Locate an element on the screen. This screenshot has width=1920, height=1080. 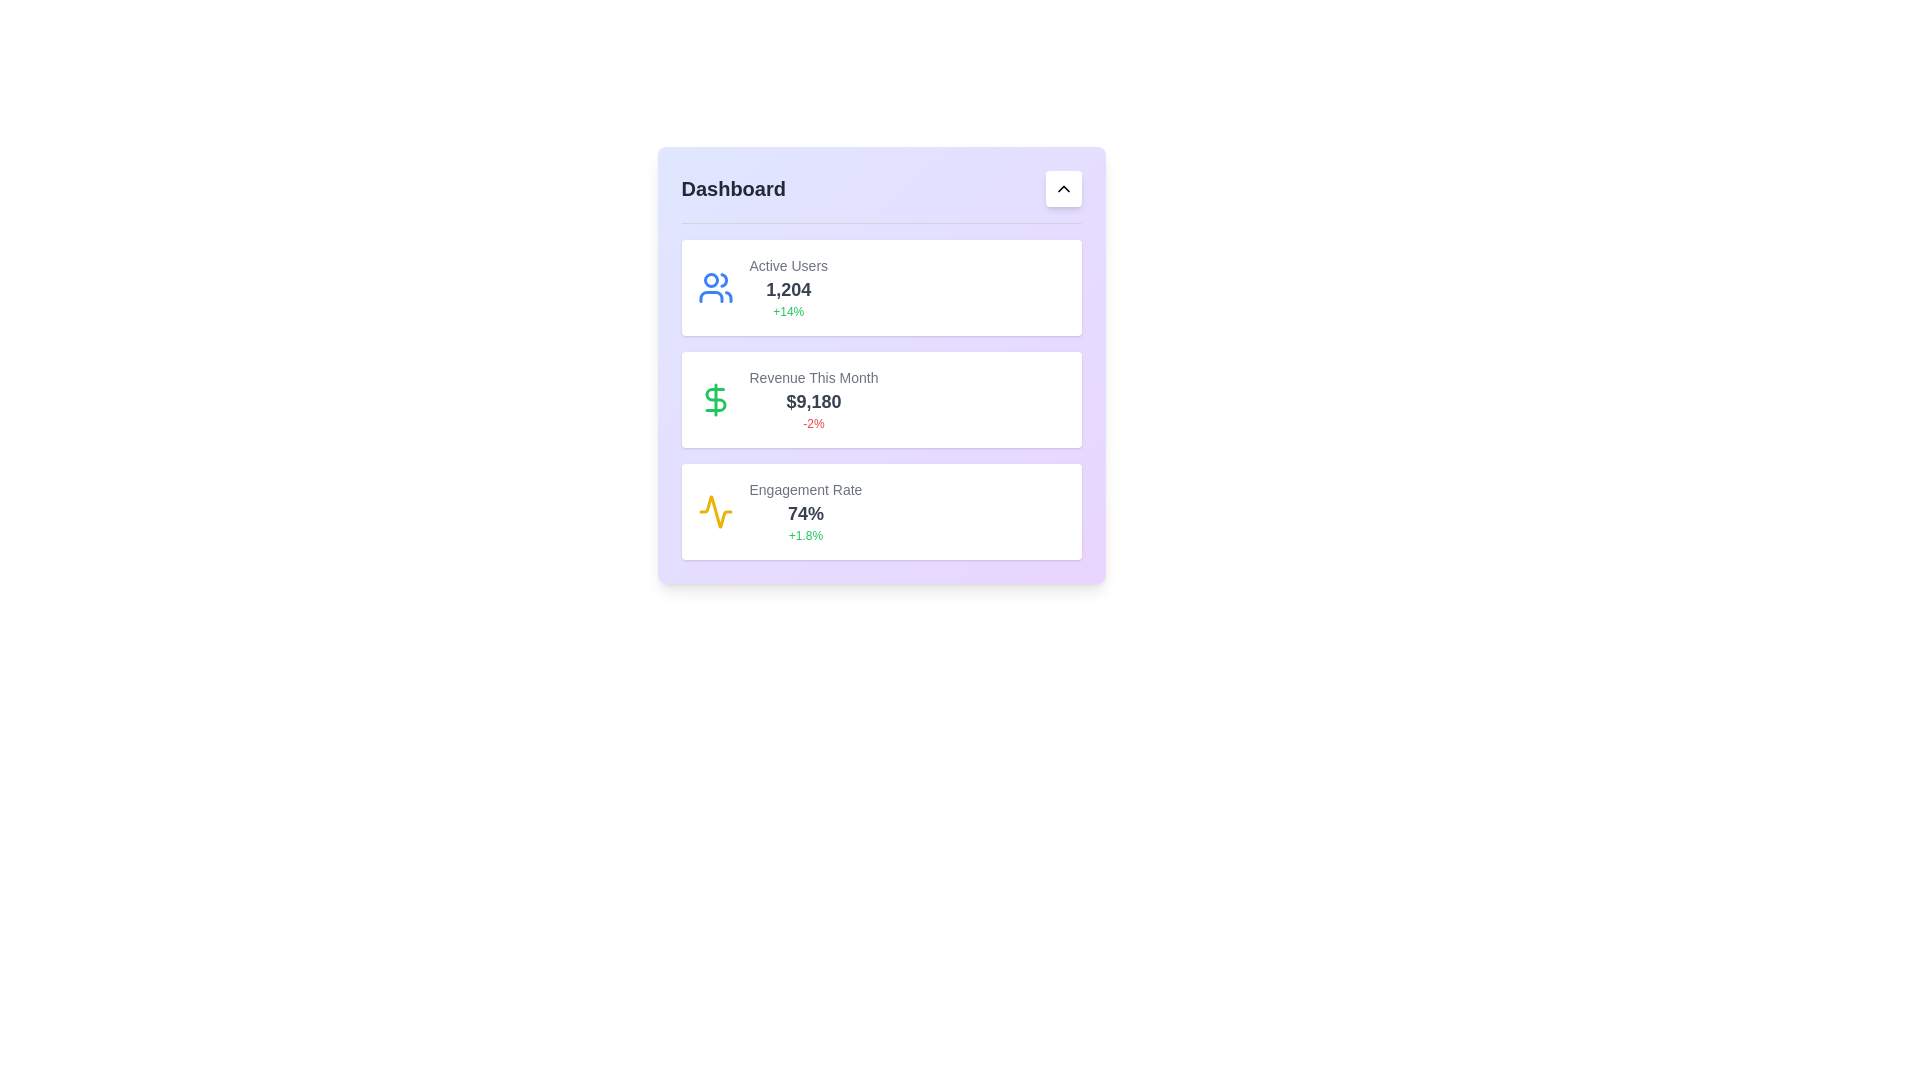
the static text label indicating the descriptive title for the financial metric displayed above the '$9,180' value in the second card of the dashboard is located at coordinates (813, 378).